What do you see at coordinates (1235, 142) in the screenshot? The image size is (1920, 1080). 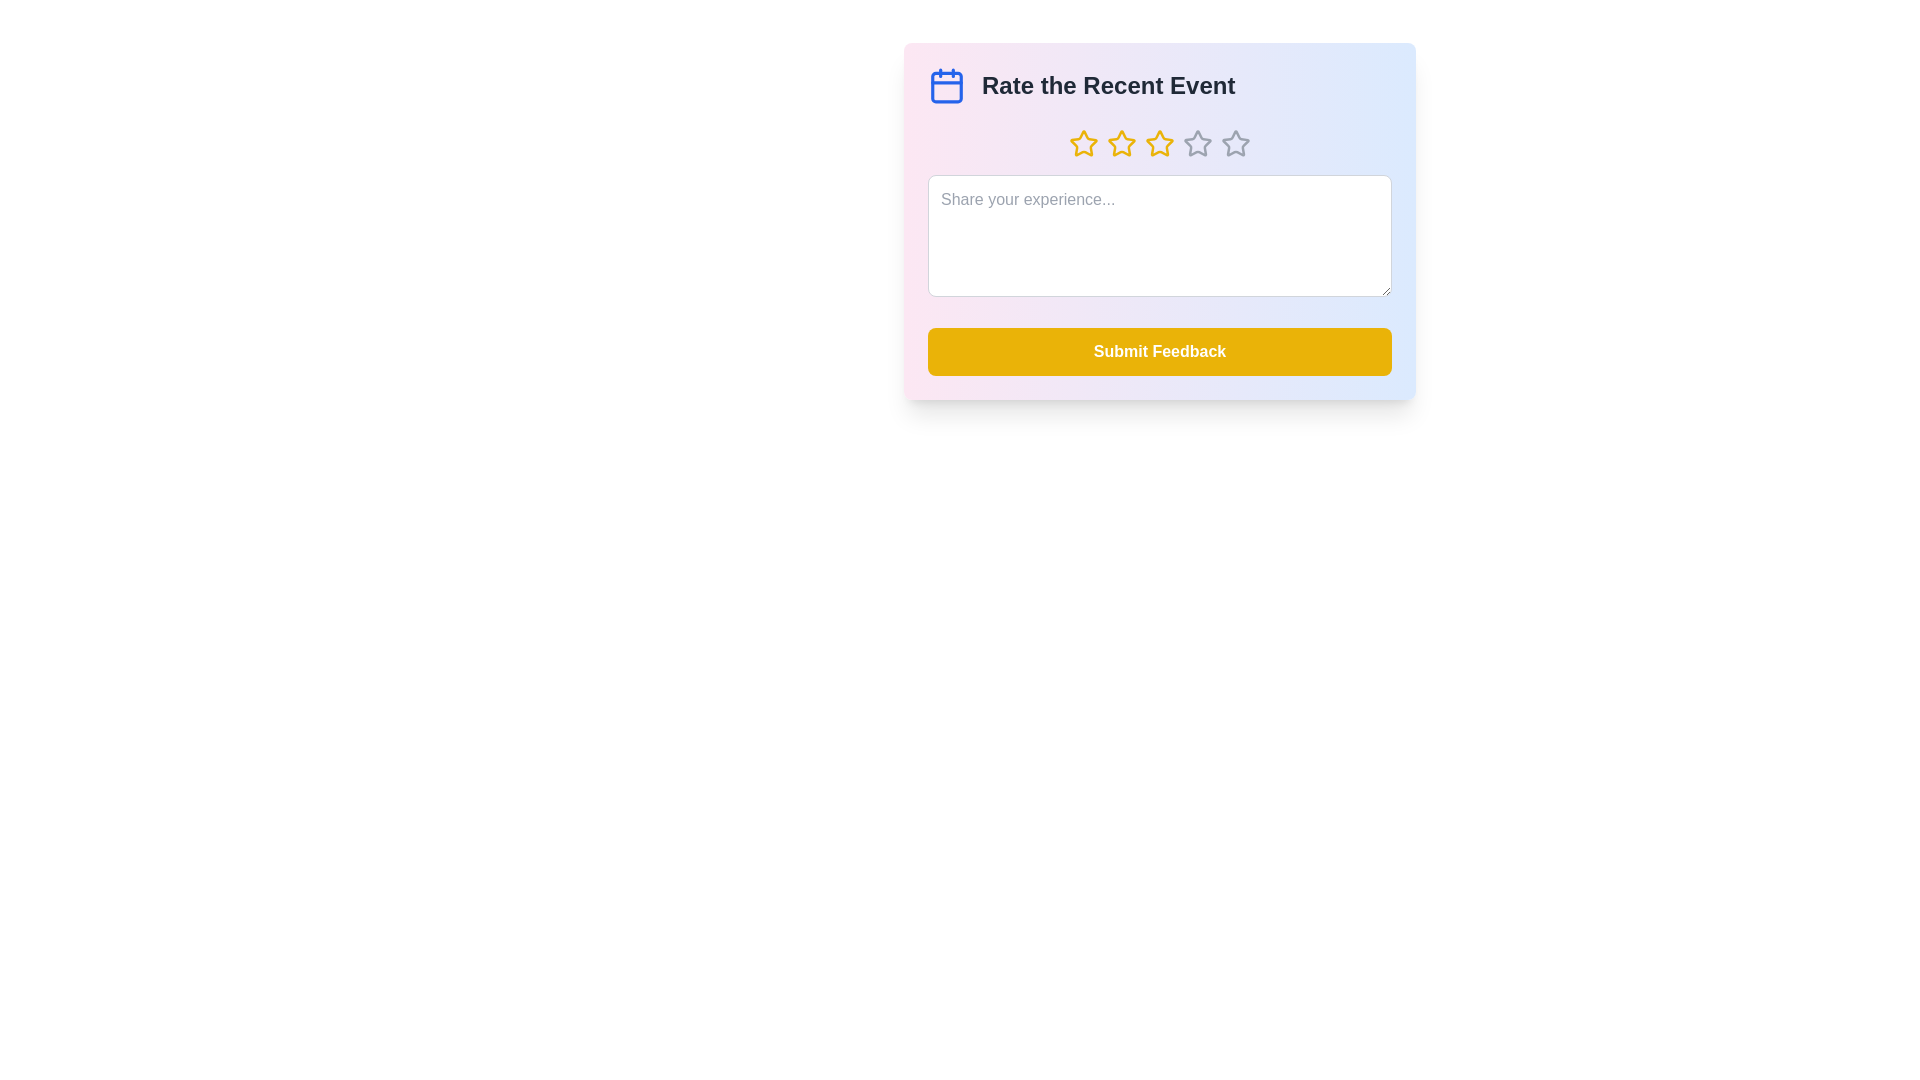 I see `the star corresponding to the desired rating of 5` at bounding box center [1235, 142].